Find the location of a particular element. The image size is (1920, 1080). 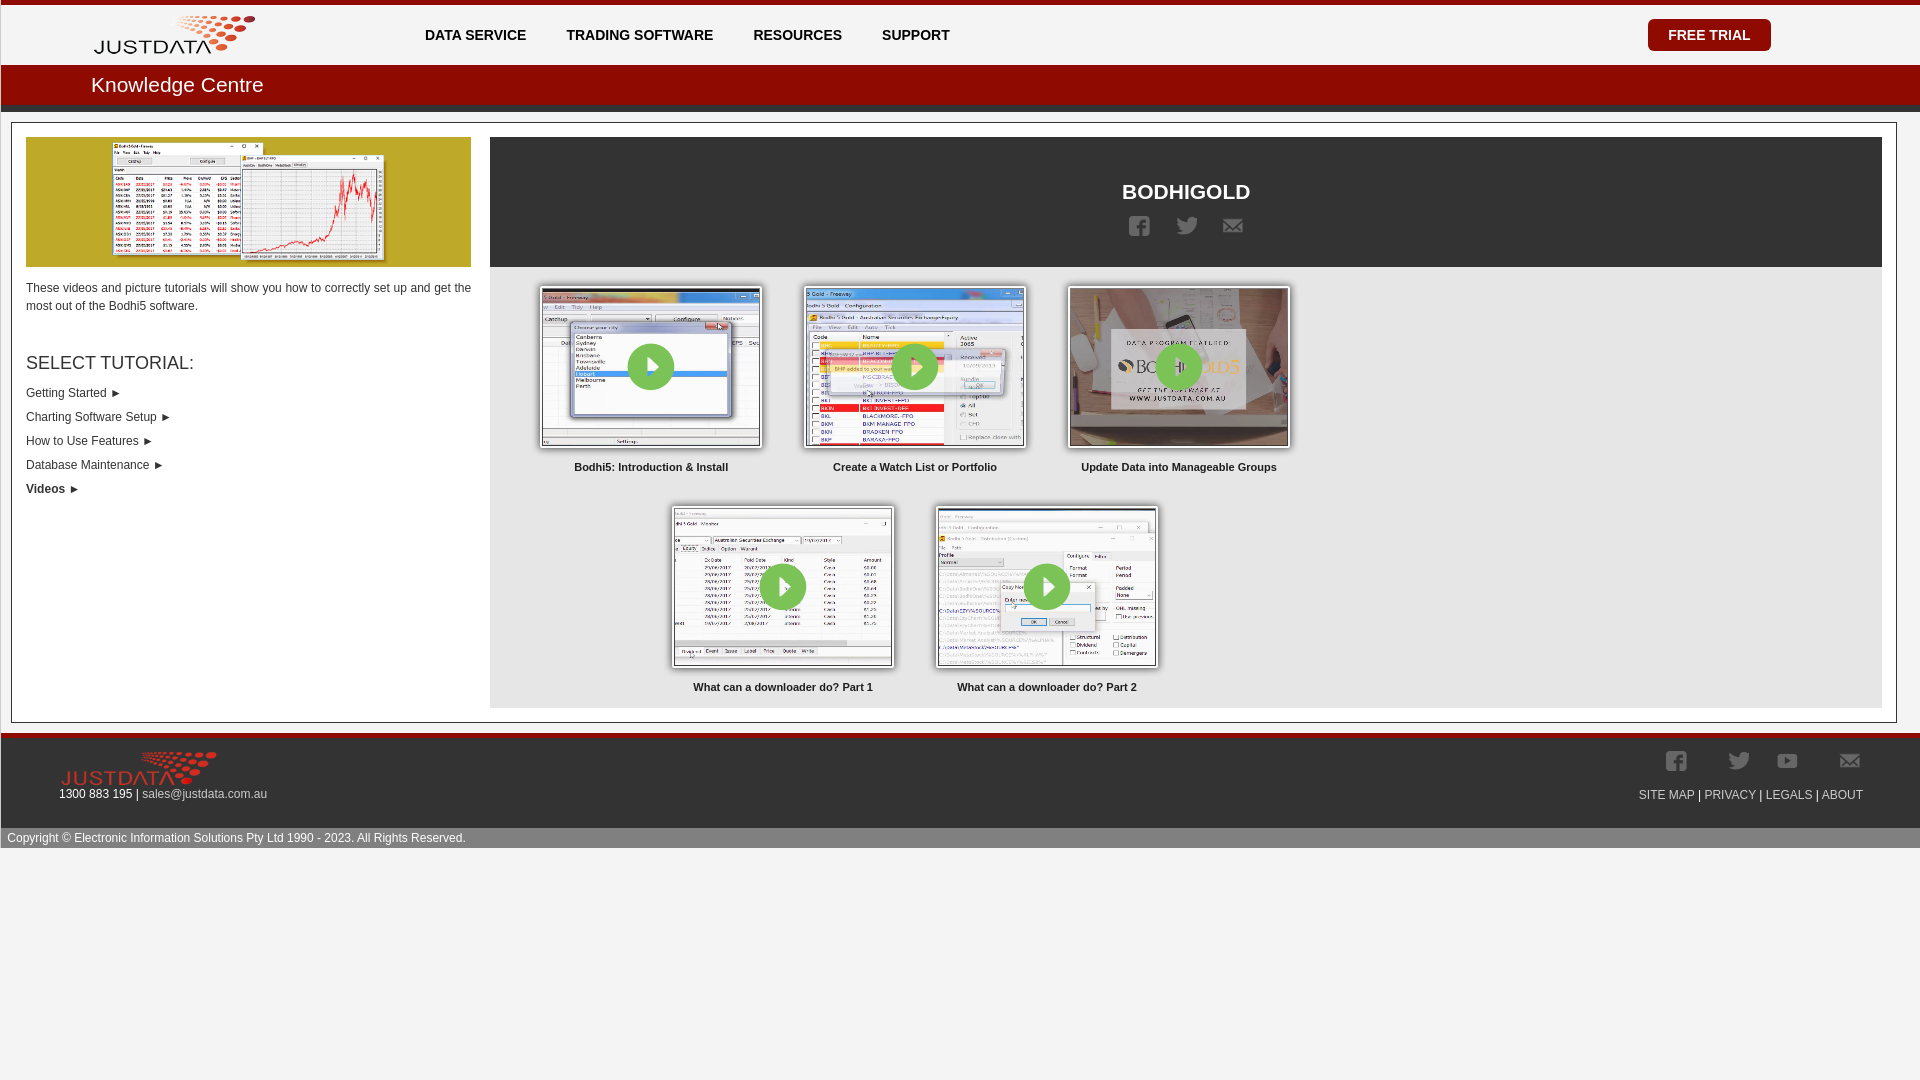

'JustData's Facebook Page' is located at coordinates (1676, 760).